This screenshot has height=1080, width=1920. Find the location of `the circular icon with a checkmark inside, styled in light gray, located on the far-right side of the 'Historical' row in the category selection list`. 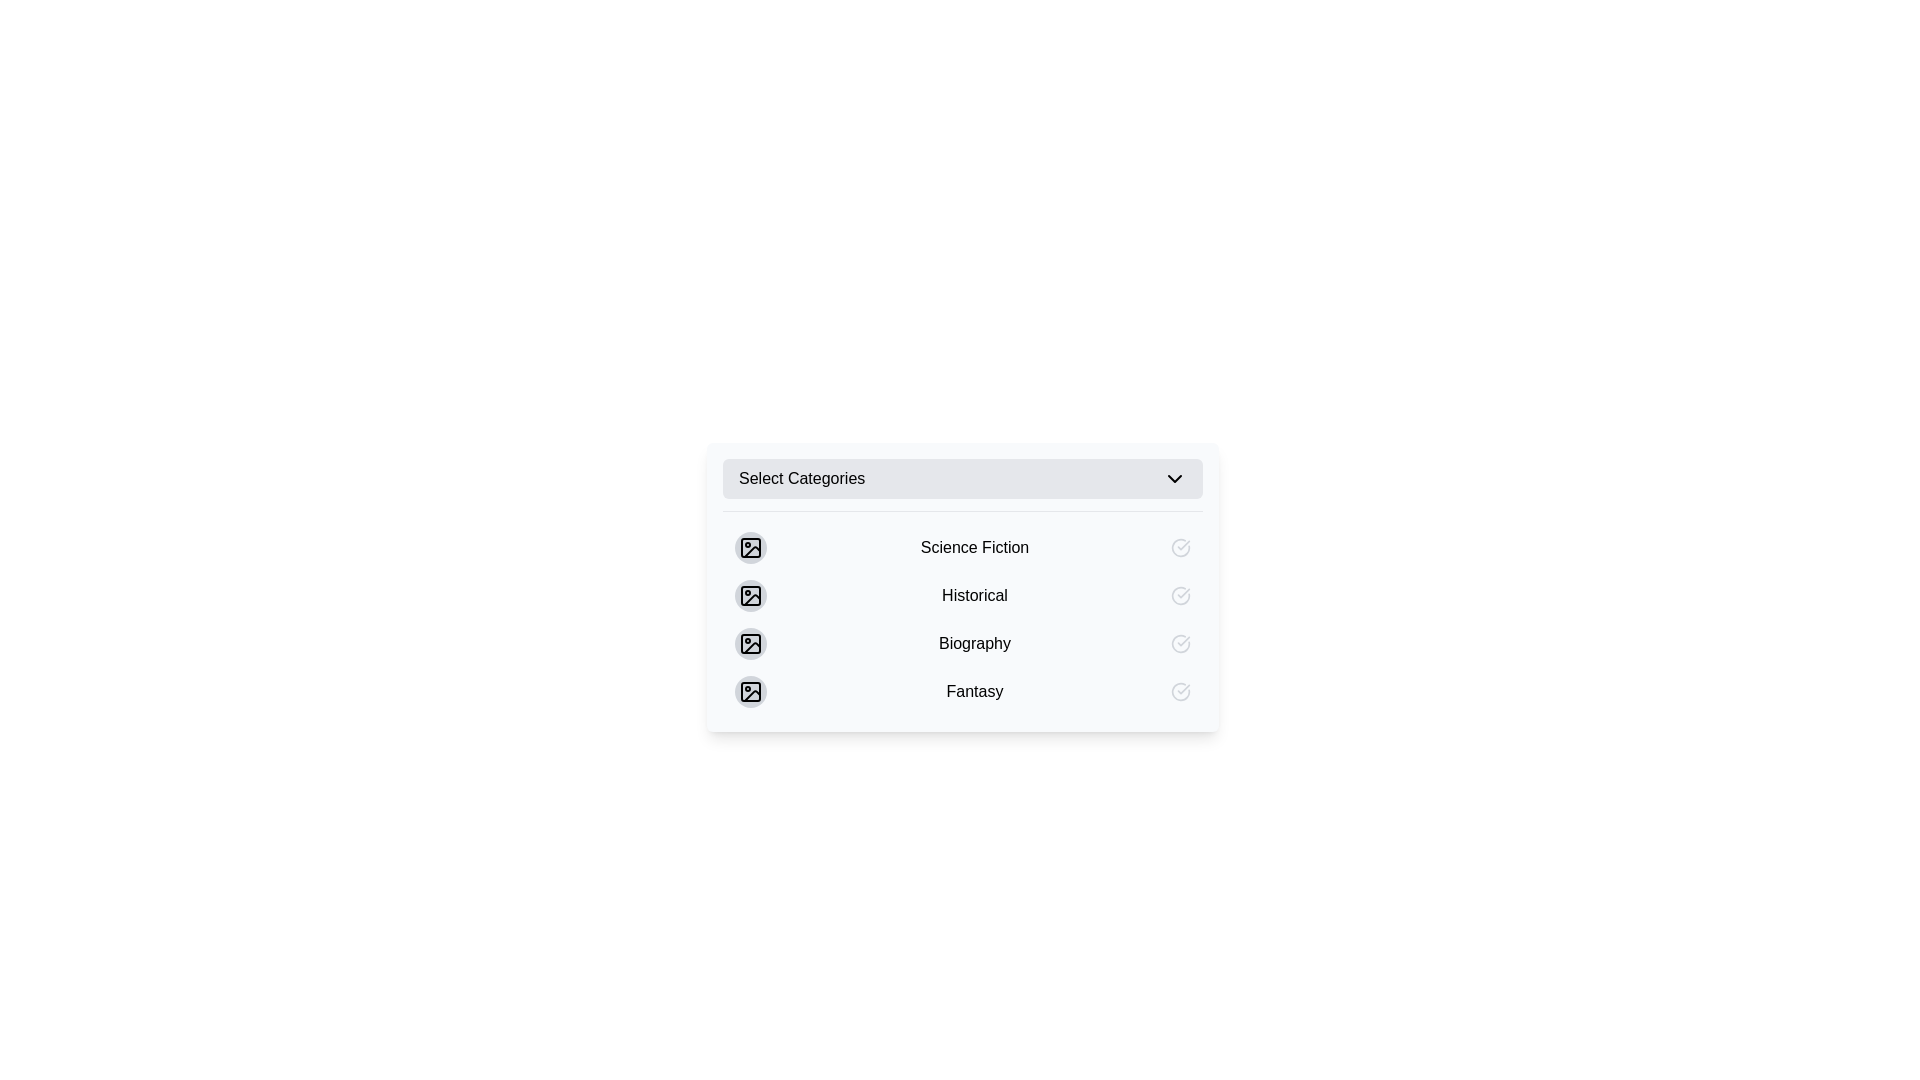

the circular icon with a checkmark inside, styled in light gray, located on the far-right side of the 'Historical' row in the category selection list is located at coordinates (1180, 595).